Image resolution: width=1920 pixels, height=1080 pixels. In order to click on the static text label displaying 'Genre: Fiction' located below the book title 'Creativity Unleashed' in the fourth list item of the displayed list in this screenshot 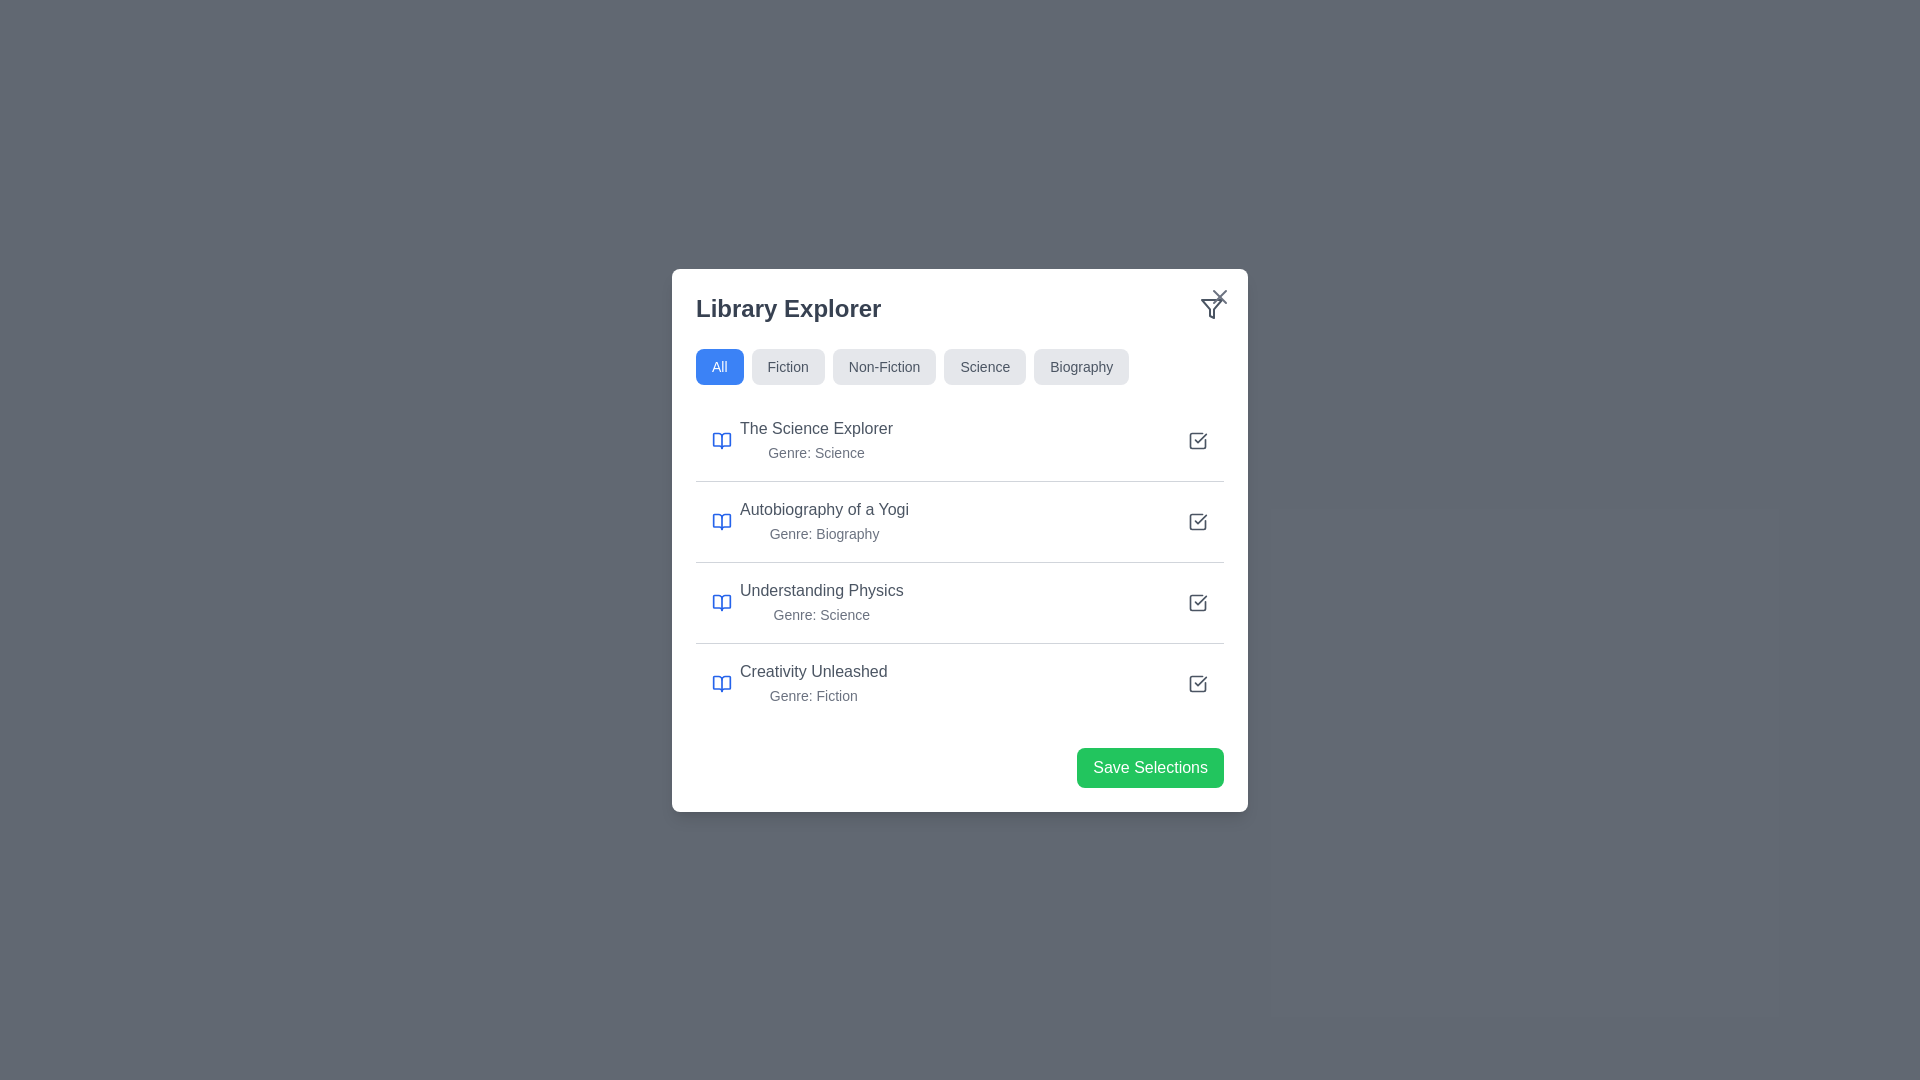, I will do `click(813, 694)`.